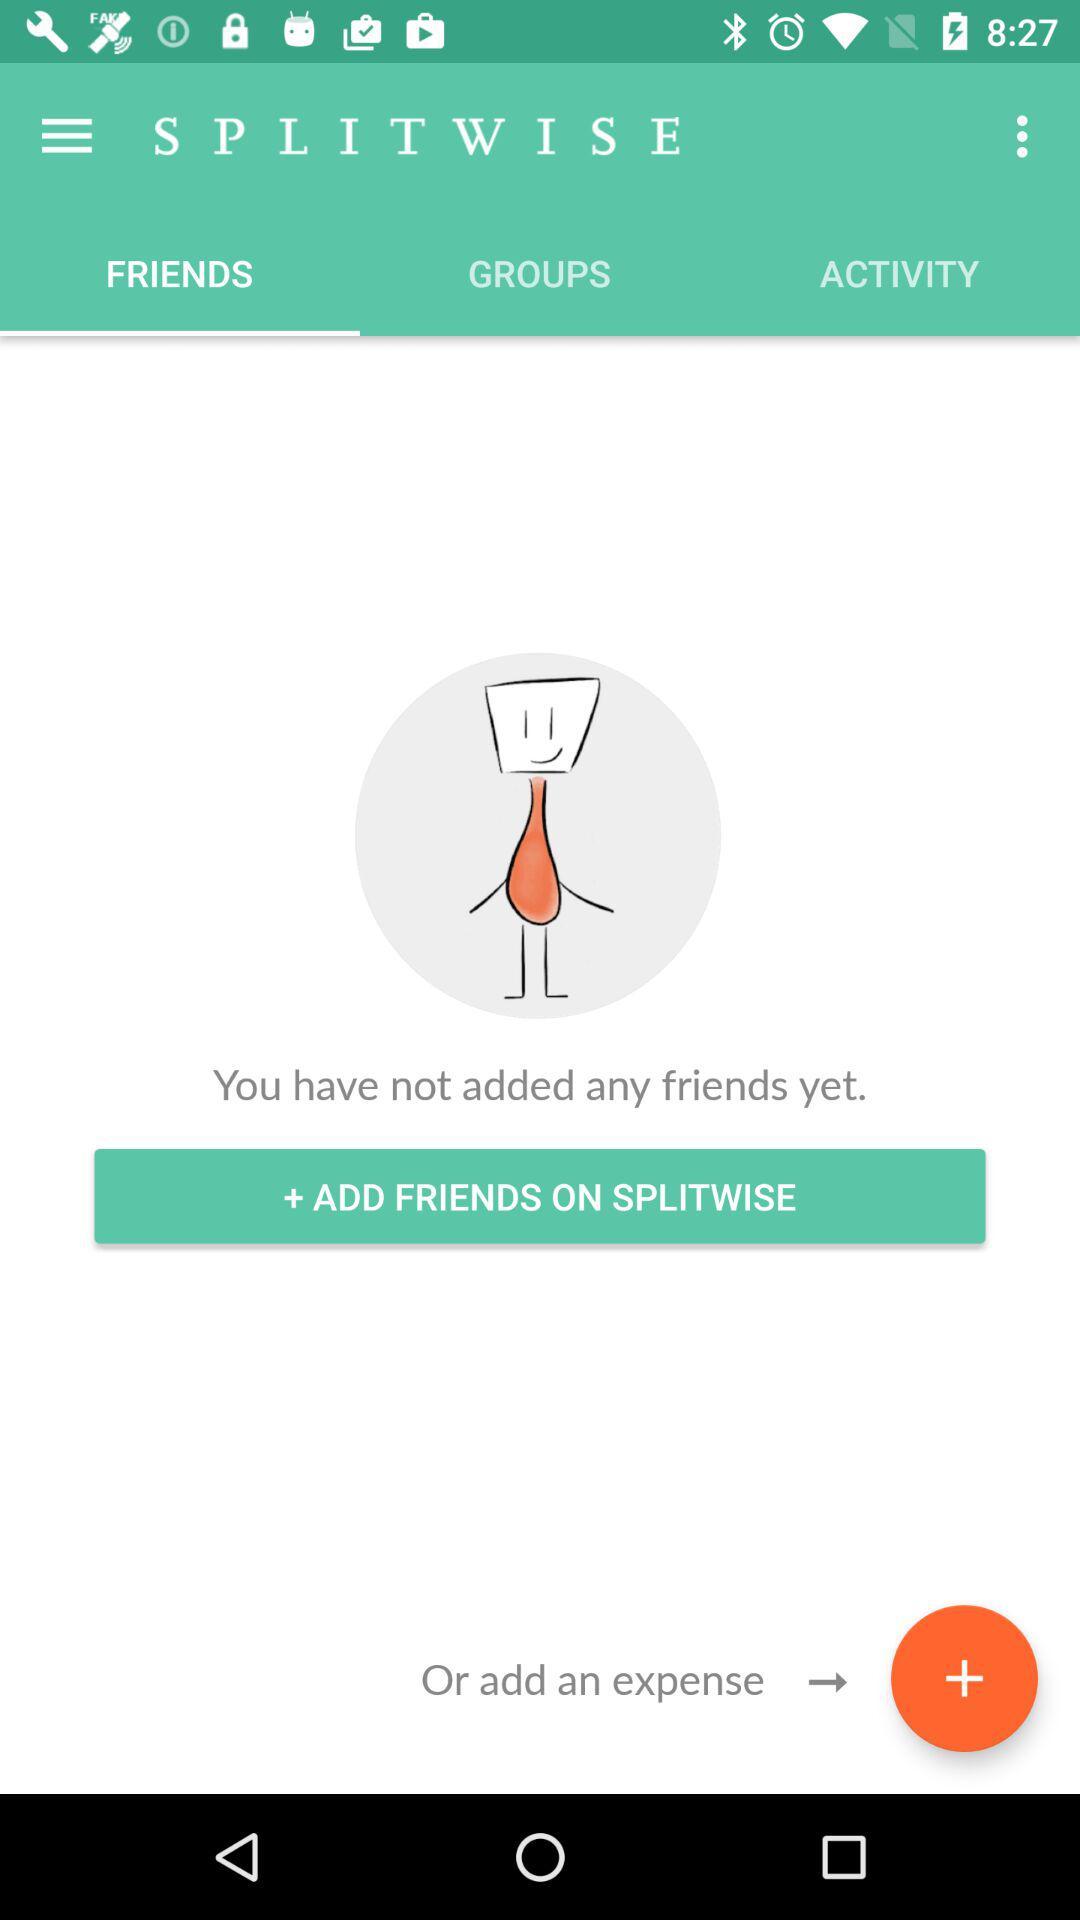  What do you see at coordinates (963, 1678) in the screenshot?
I see `the add icon` at bounding box center [963, 1678].